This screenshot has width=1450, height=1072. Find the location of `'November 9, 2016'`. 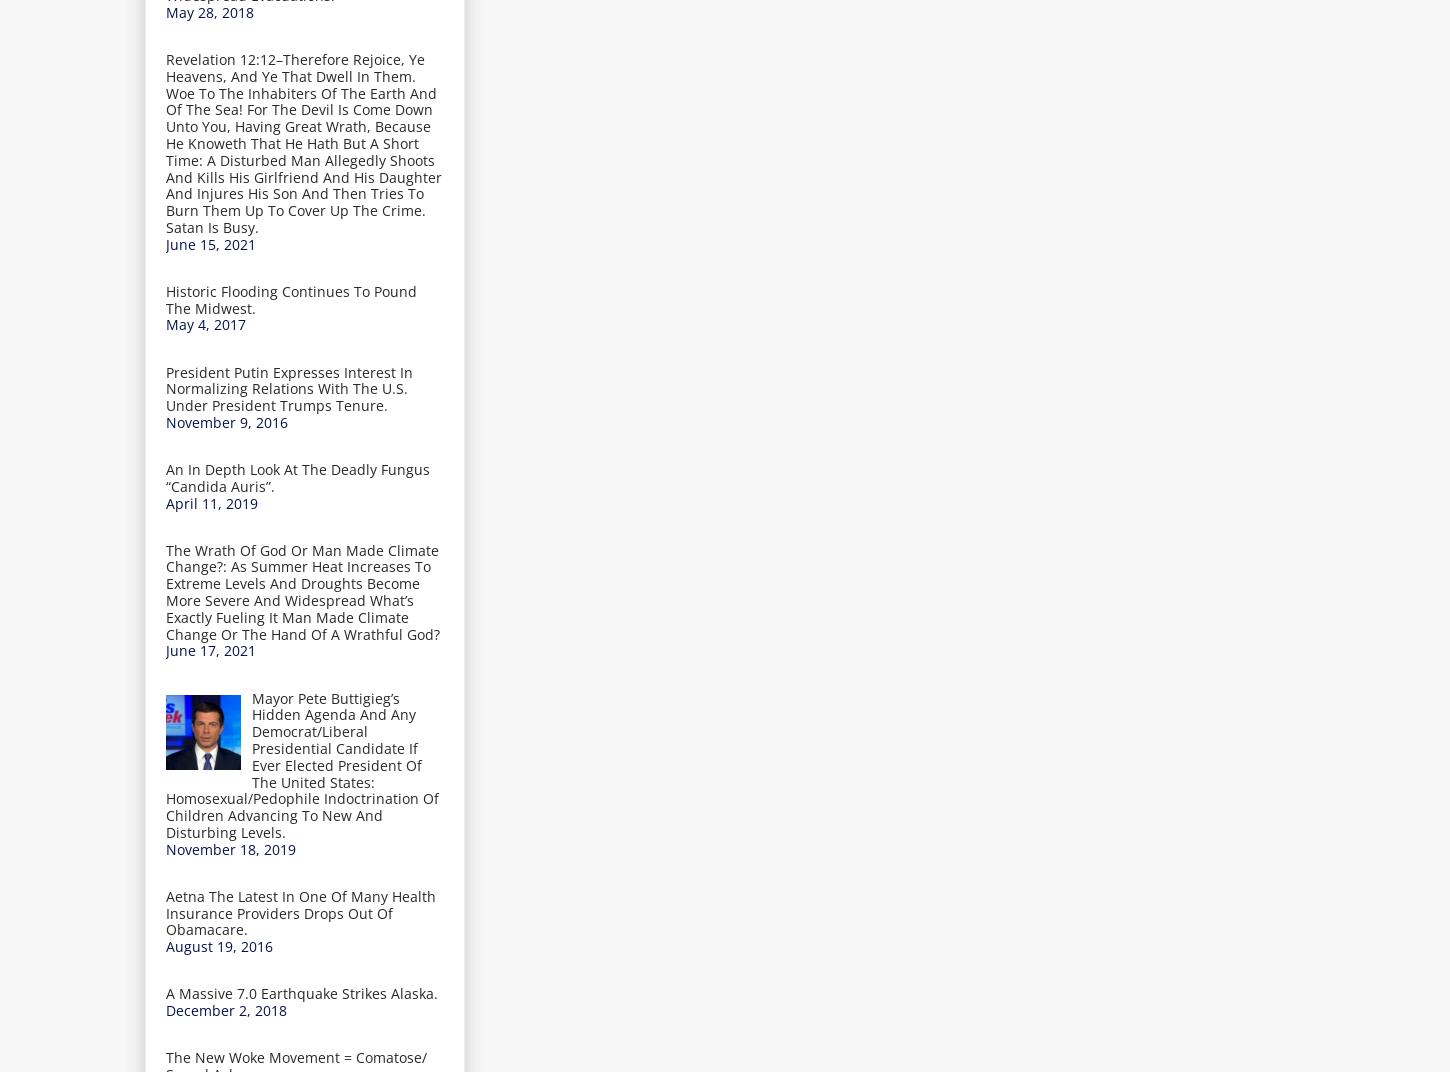

'November 9, 2016' is located at coordinates (226, 420).